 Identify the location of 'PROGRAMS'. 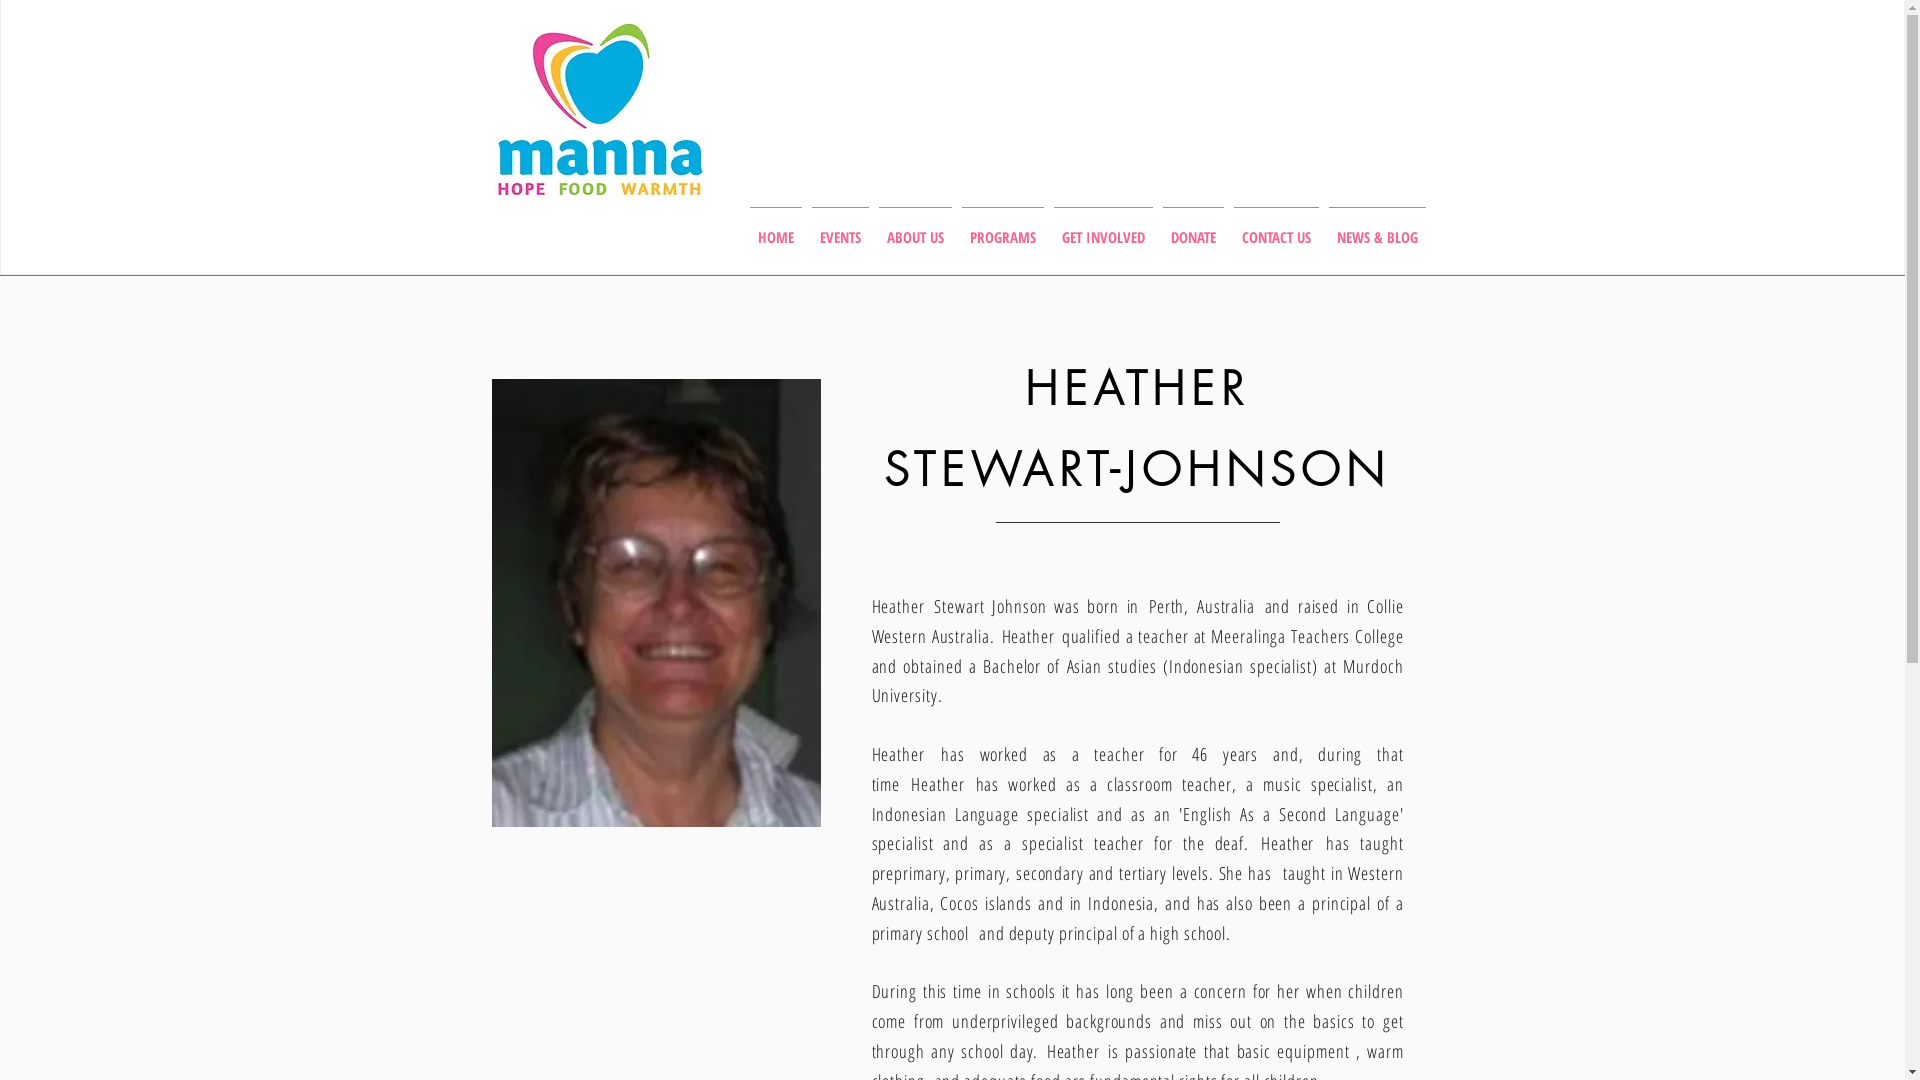
(1002, 226).